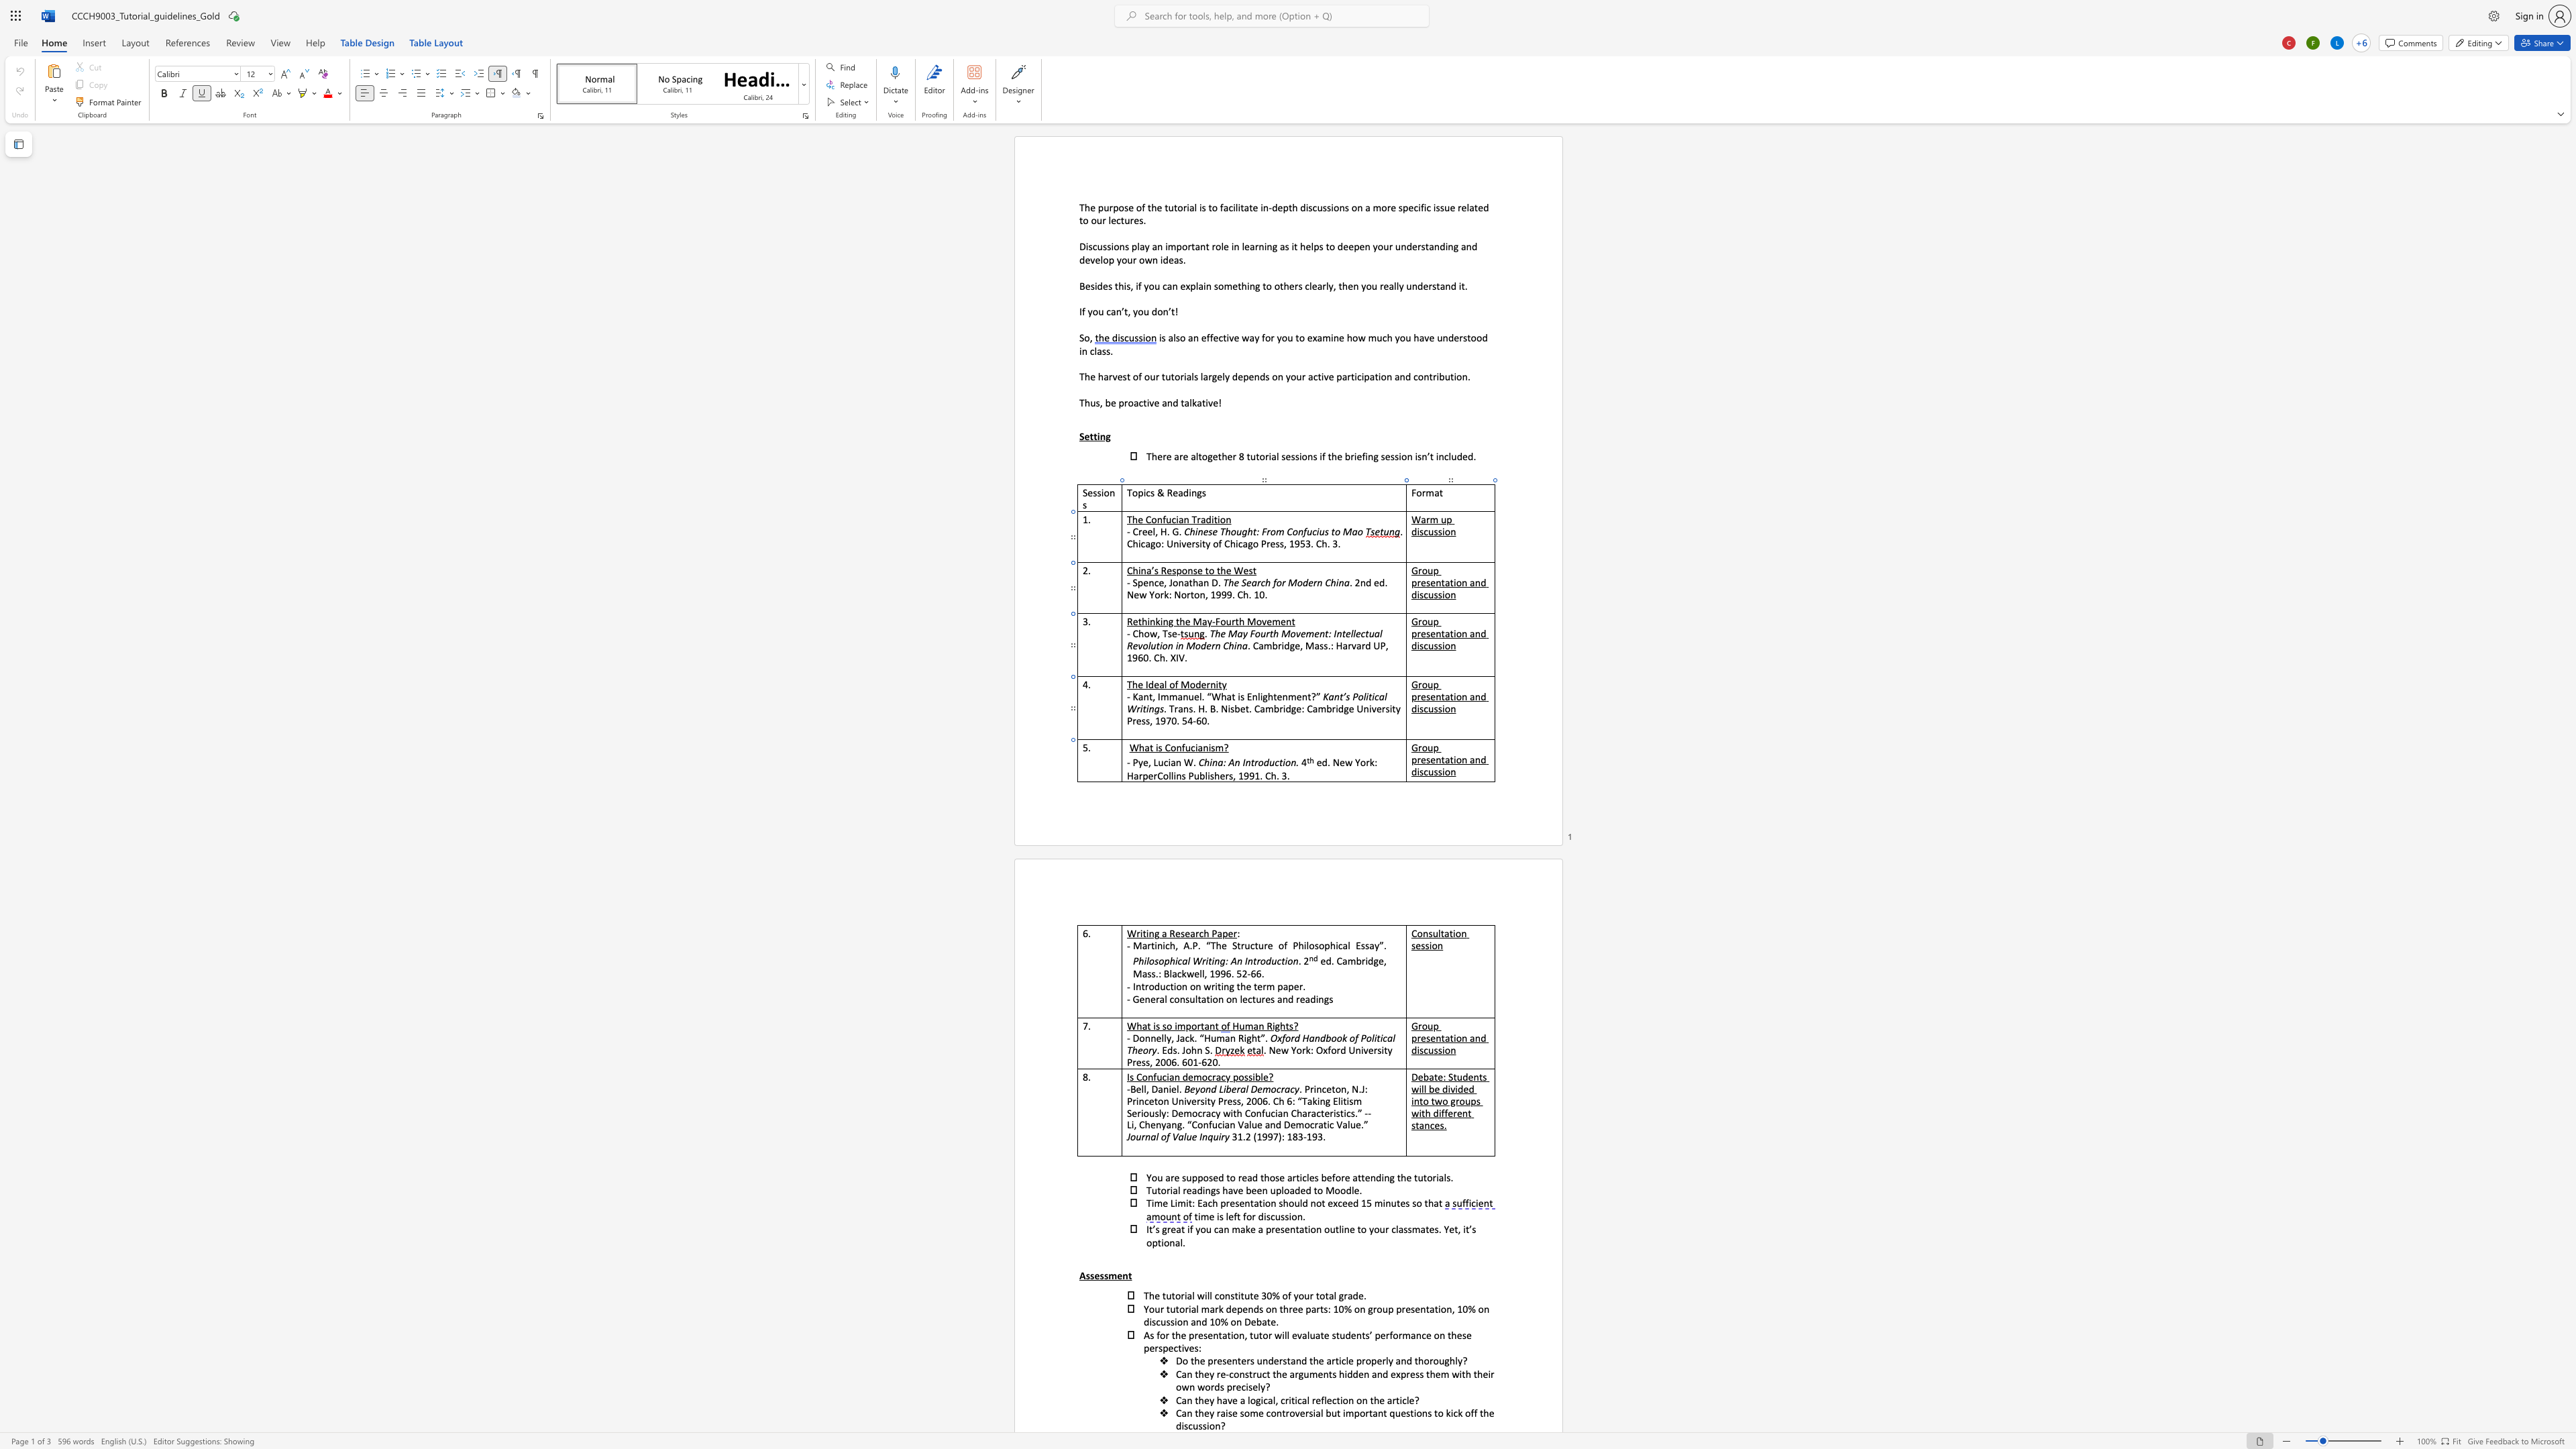  What do you see at coordinates (1153, 708) in the screenshot?
I see `the space between the continuous character "n" and "g" in the text` at bounding box center [1153, 708].